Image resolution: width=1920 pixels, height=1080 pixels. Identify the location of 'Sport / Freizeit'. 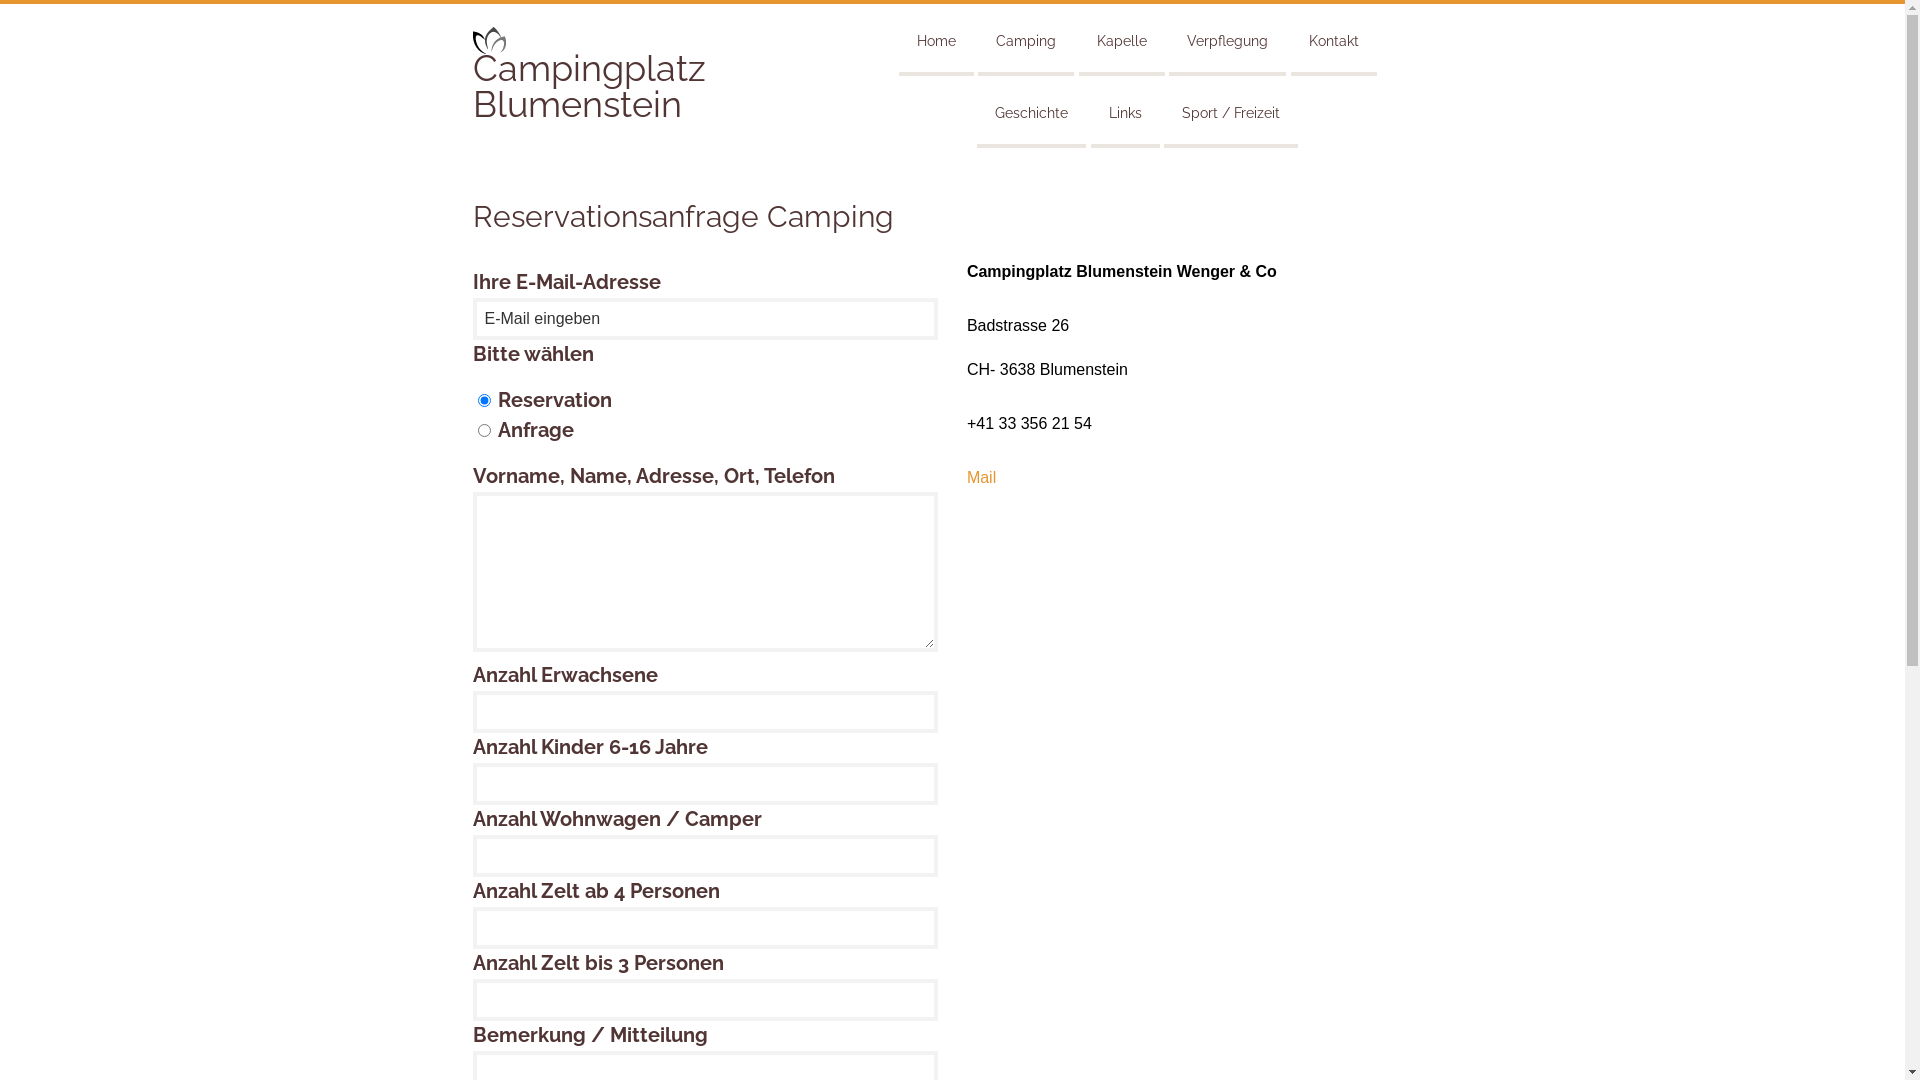
(1229, 110).